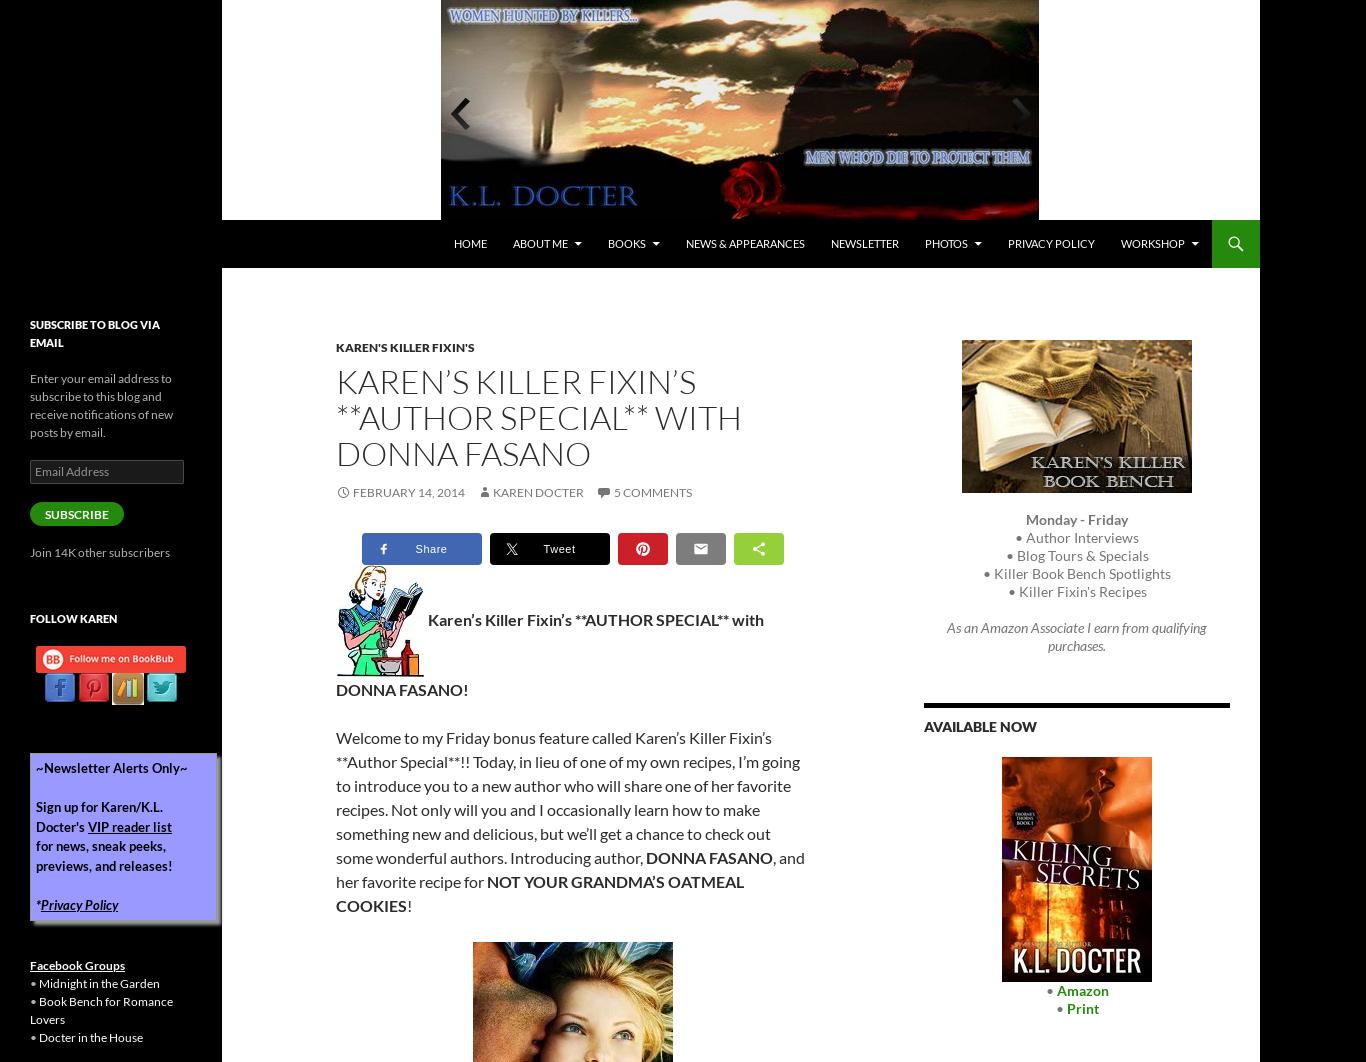  Describe the element at coordinates (829, 243) in the screenshot. I see `'Newsletter'` at that location.